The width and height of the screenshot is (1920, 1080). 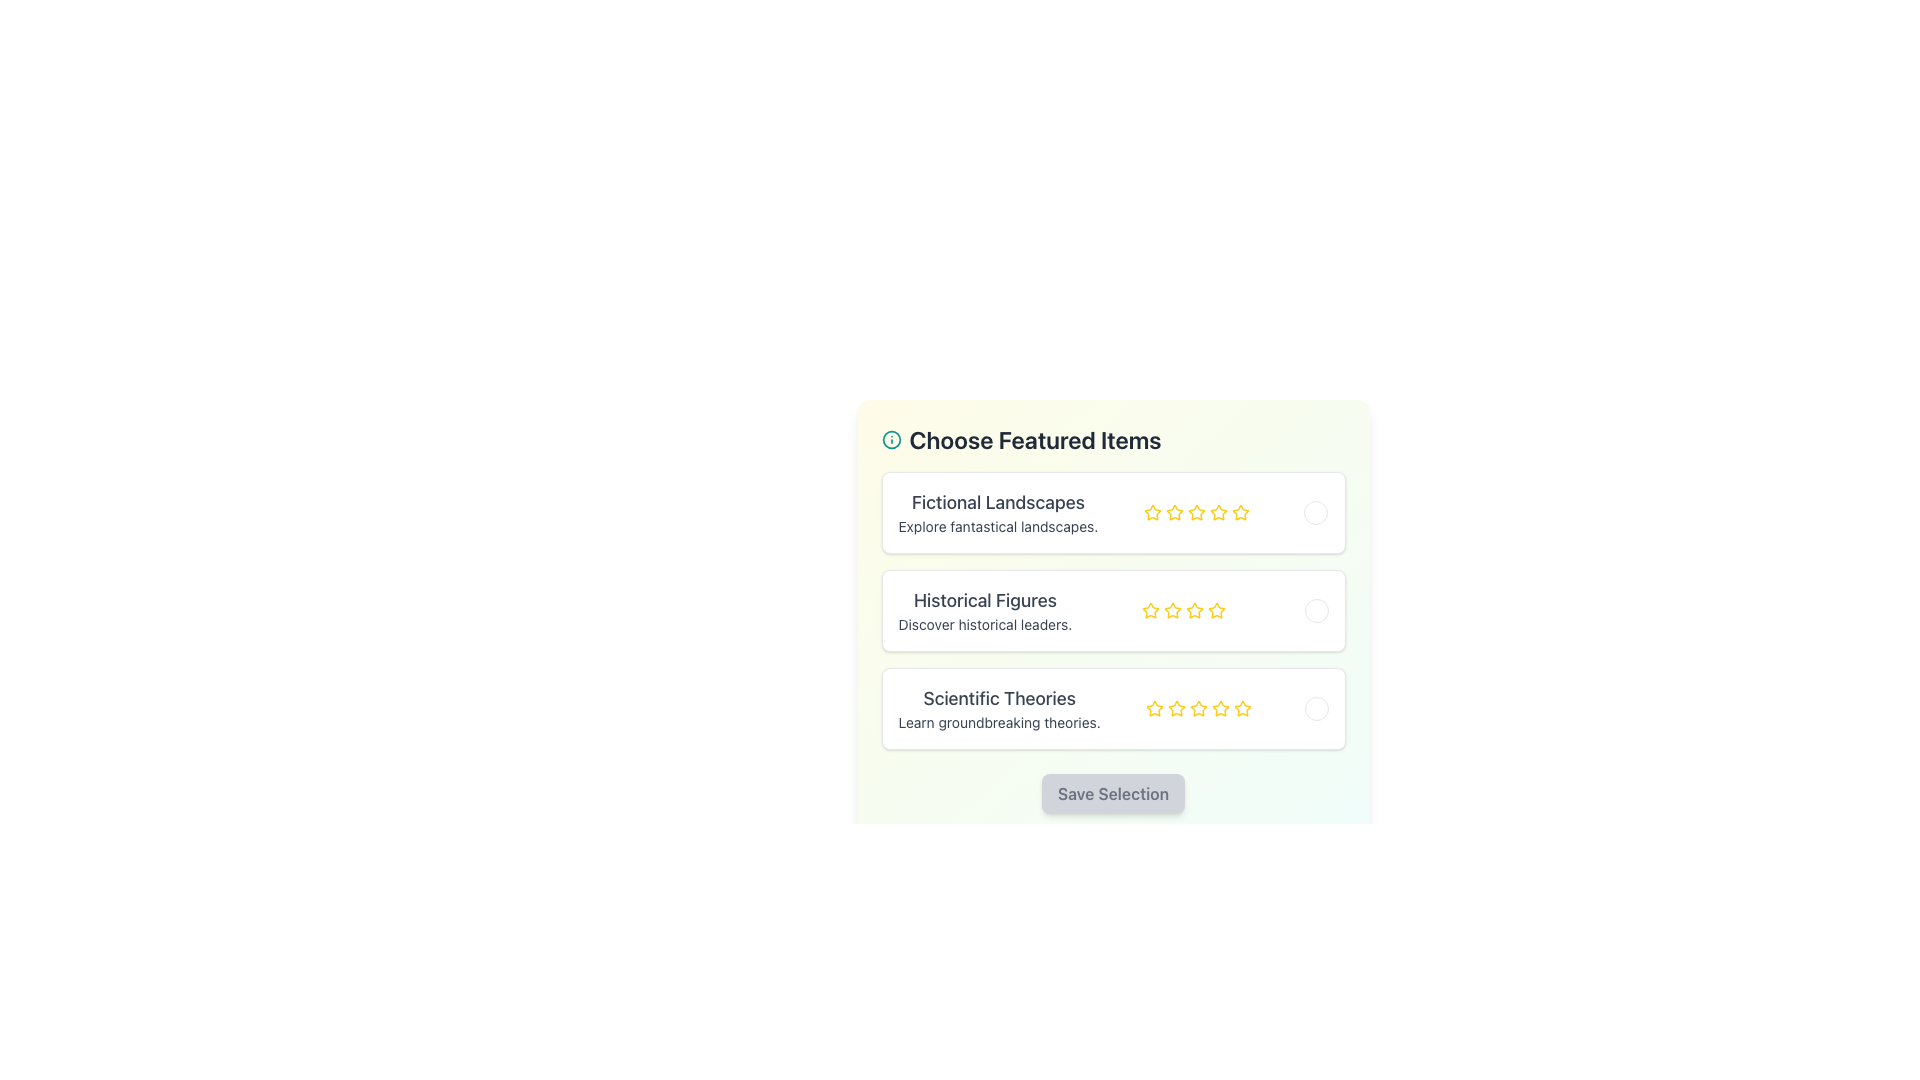 I want to click on the first star-shaped icon in the Star Rating Component with a yellow border in the 'Fictional Landscapes' rating section, so click(x=1153, y=512).